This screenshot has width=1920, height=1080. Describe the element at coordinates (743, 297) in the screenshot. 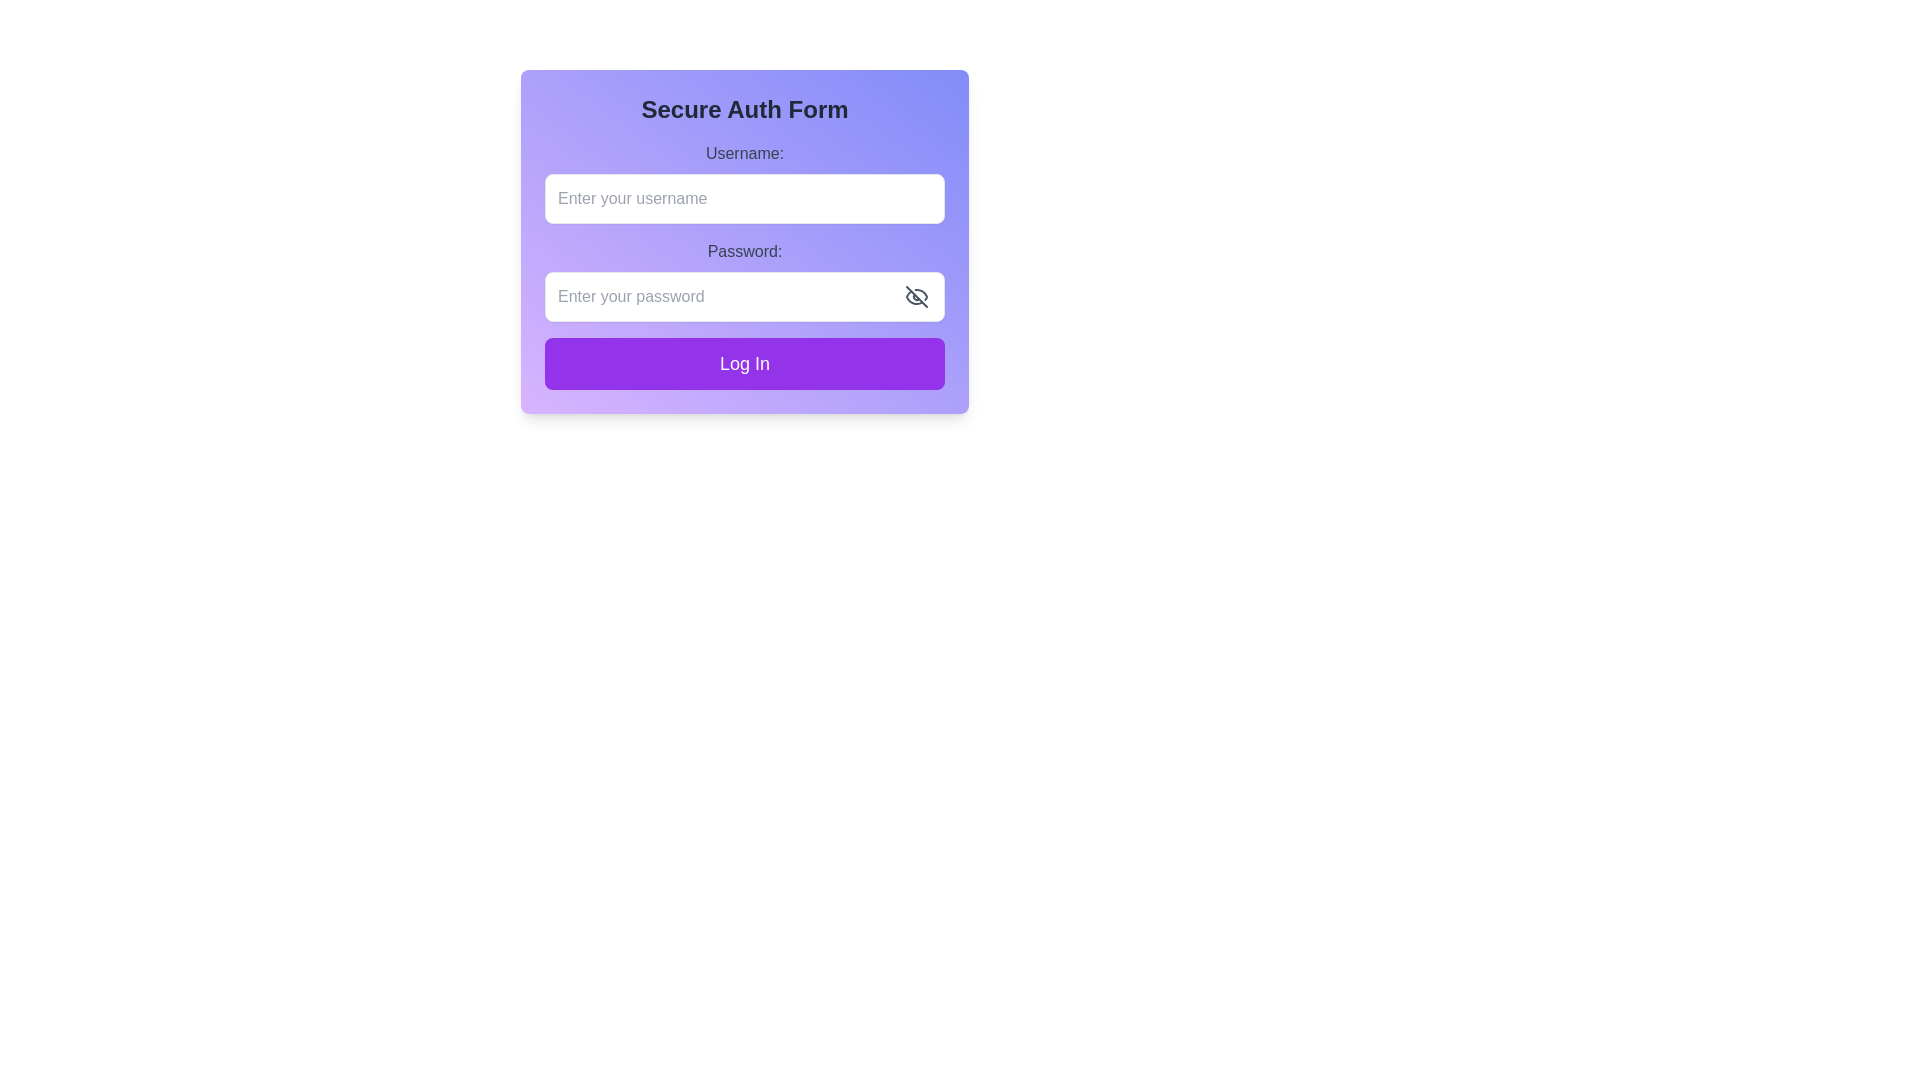

I see `the password input field labeled 'Enter your password' for visual feedback` at that location.